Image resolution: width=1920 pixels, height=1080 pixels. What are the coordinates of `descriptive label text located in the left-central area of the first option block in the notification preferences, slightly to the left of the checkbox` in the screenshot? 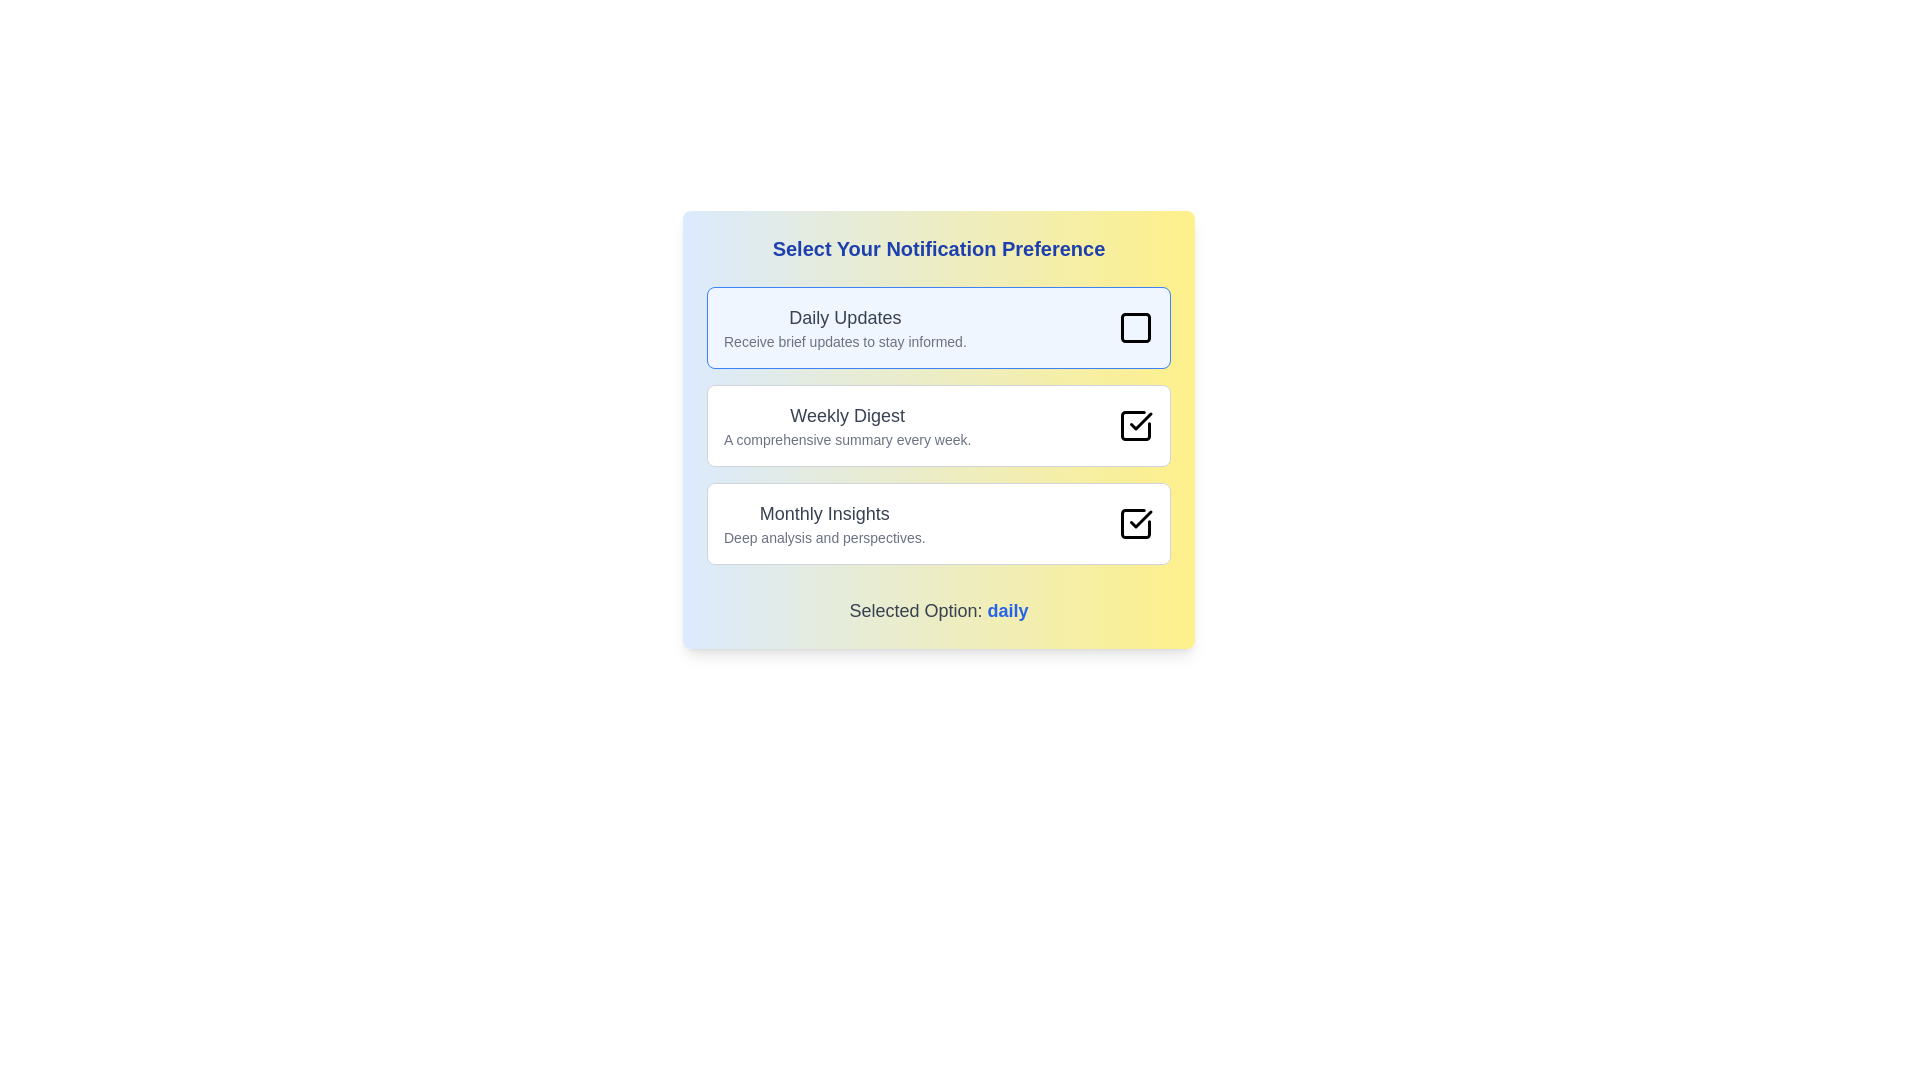 It's located at (845, 326).